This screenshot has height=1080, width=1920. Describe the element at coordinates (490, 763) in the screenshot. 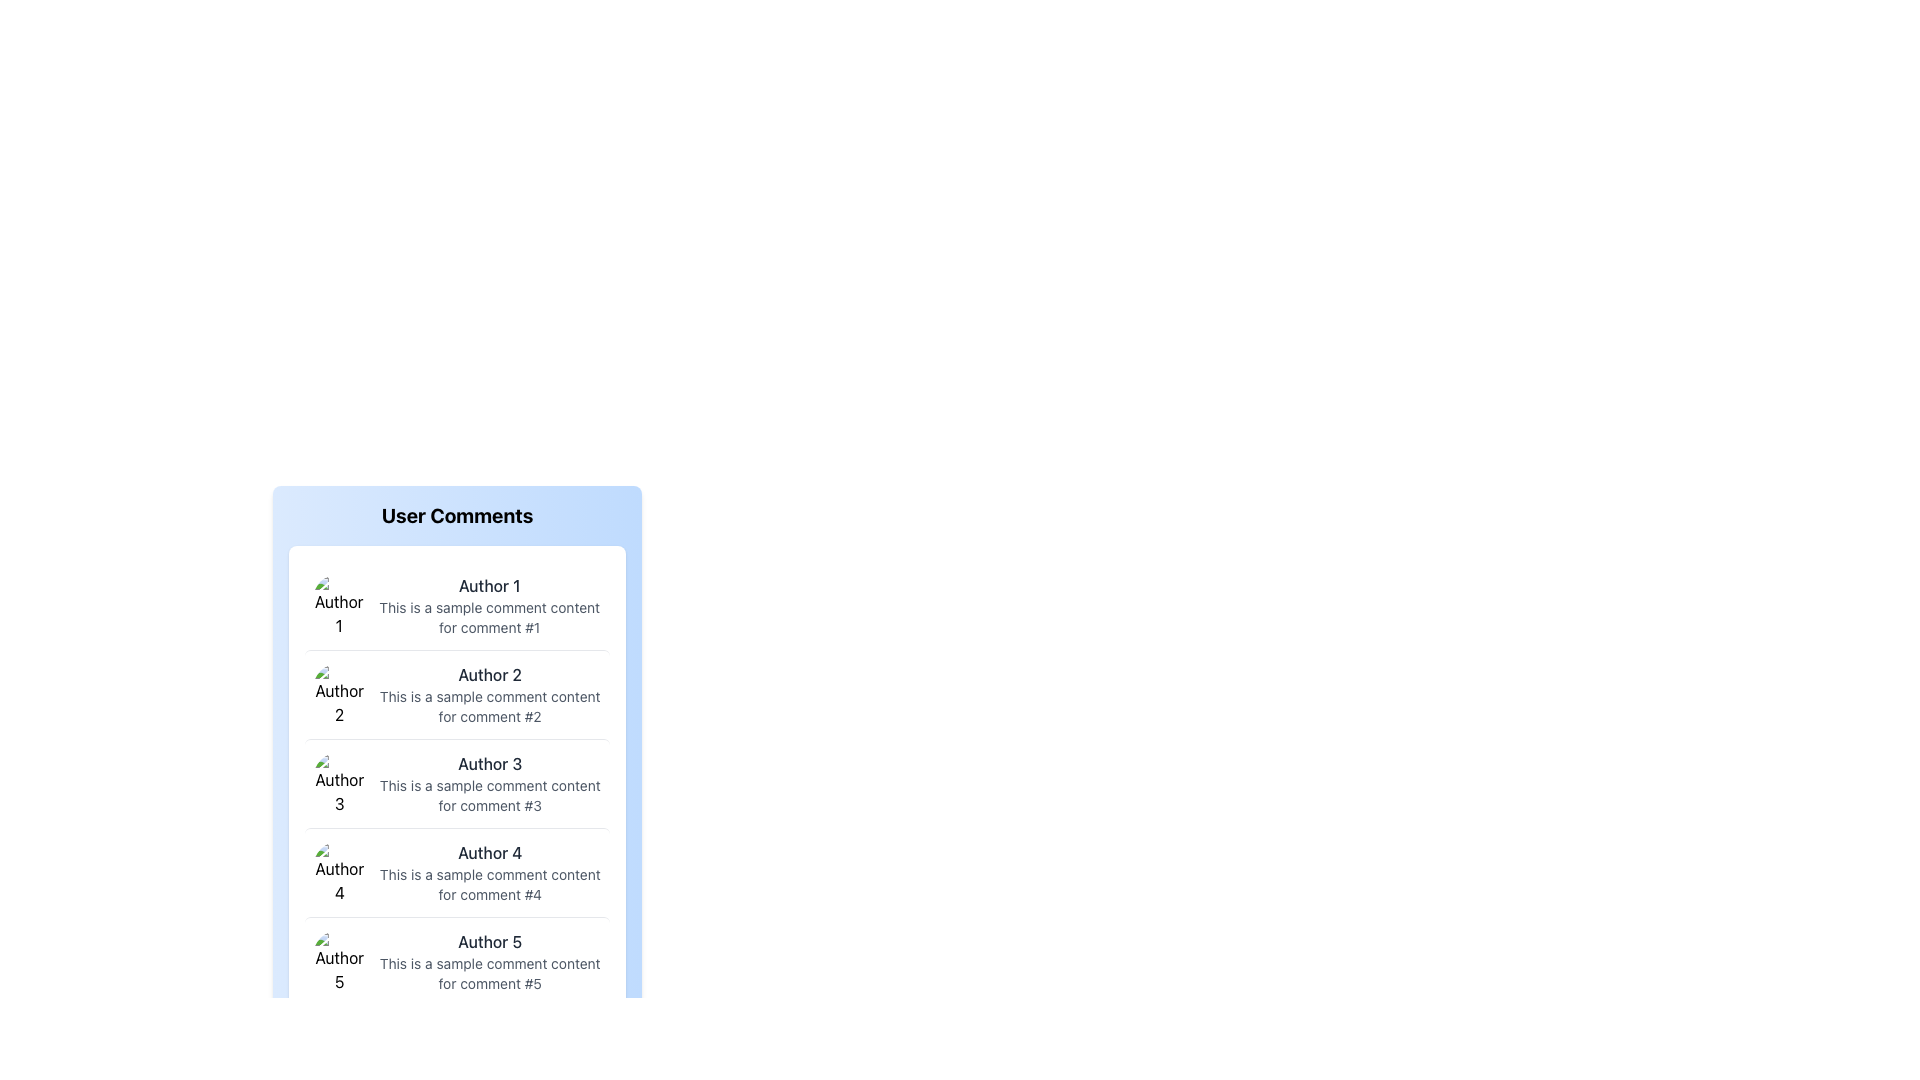

I see `the text label 'Author 3', which is styled in bold and dark-gray color, indicating the author of the third comment in the user comment section` at that location.